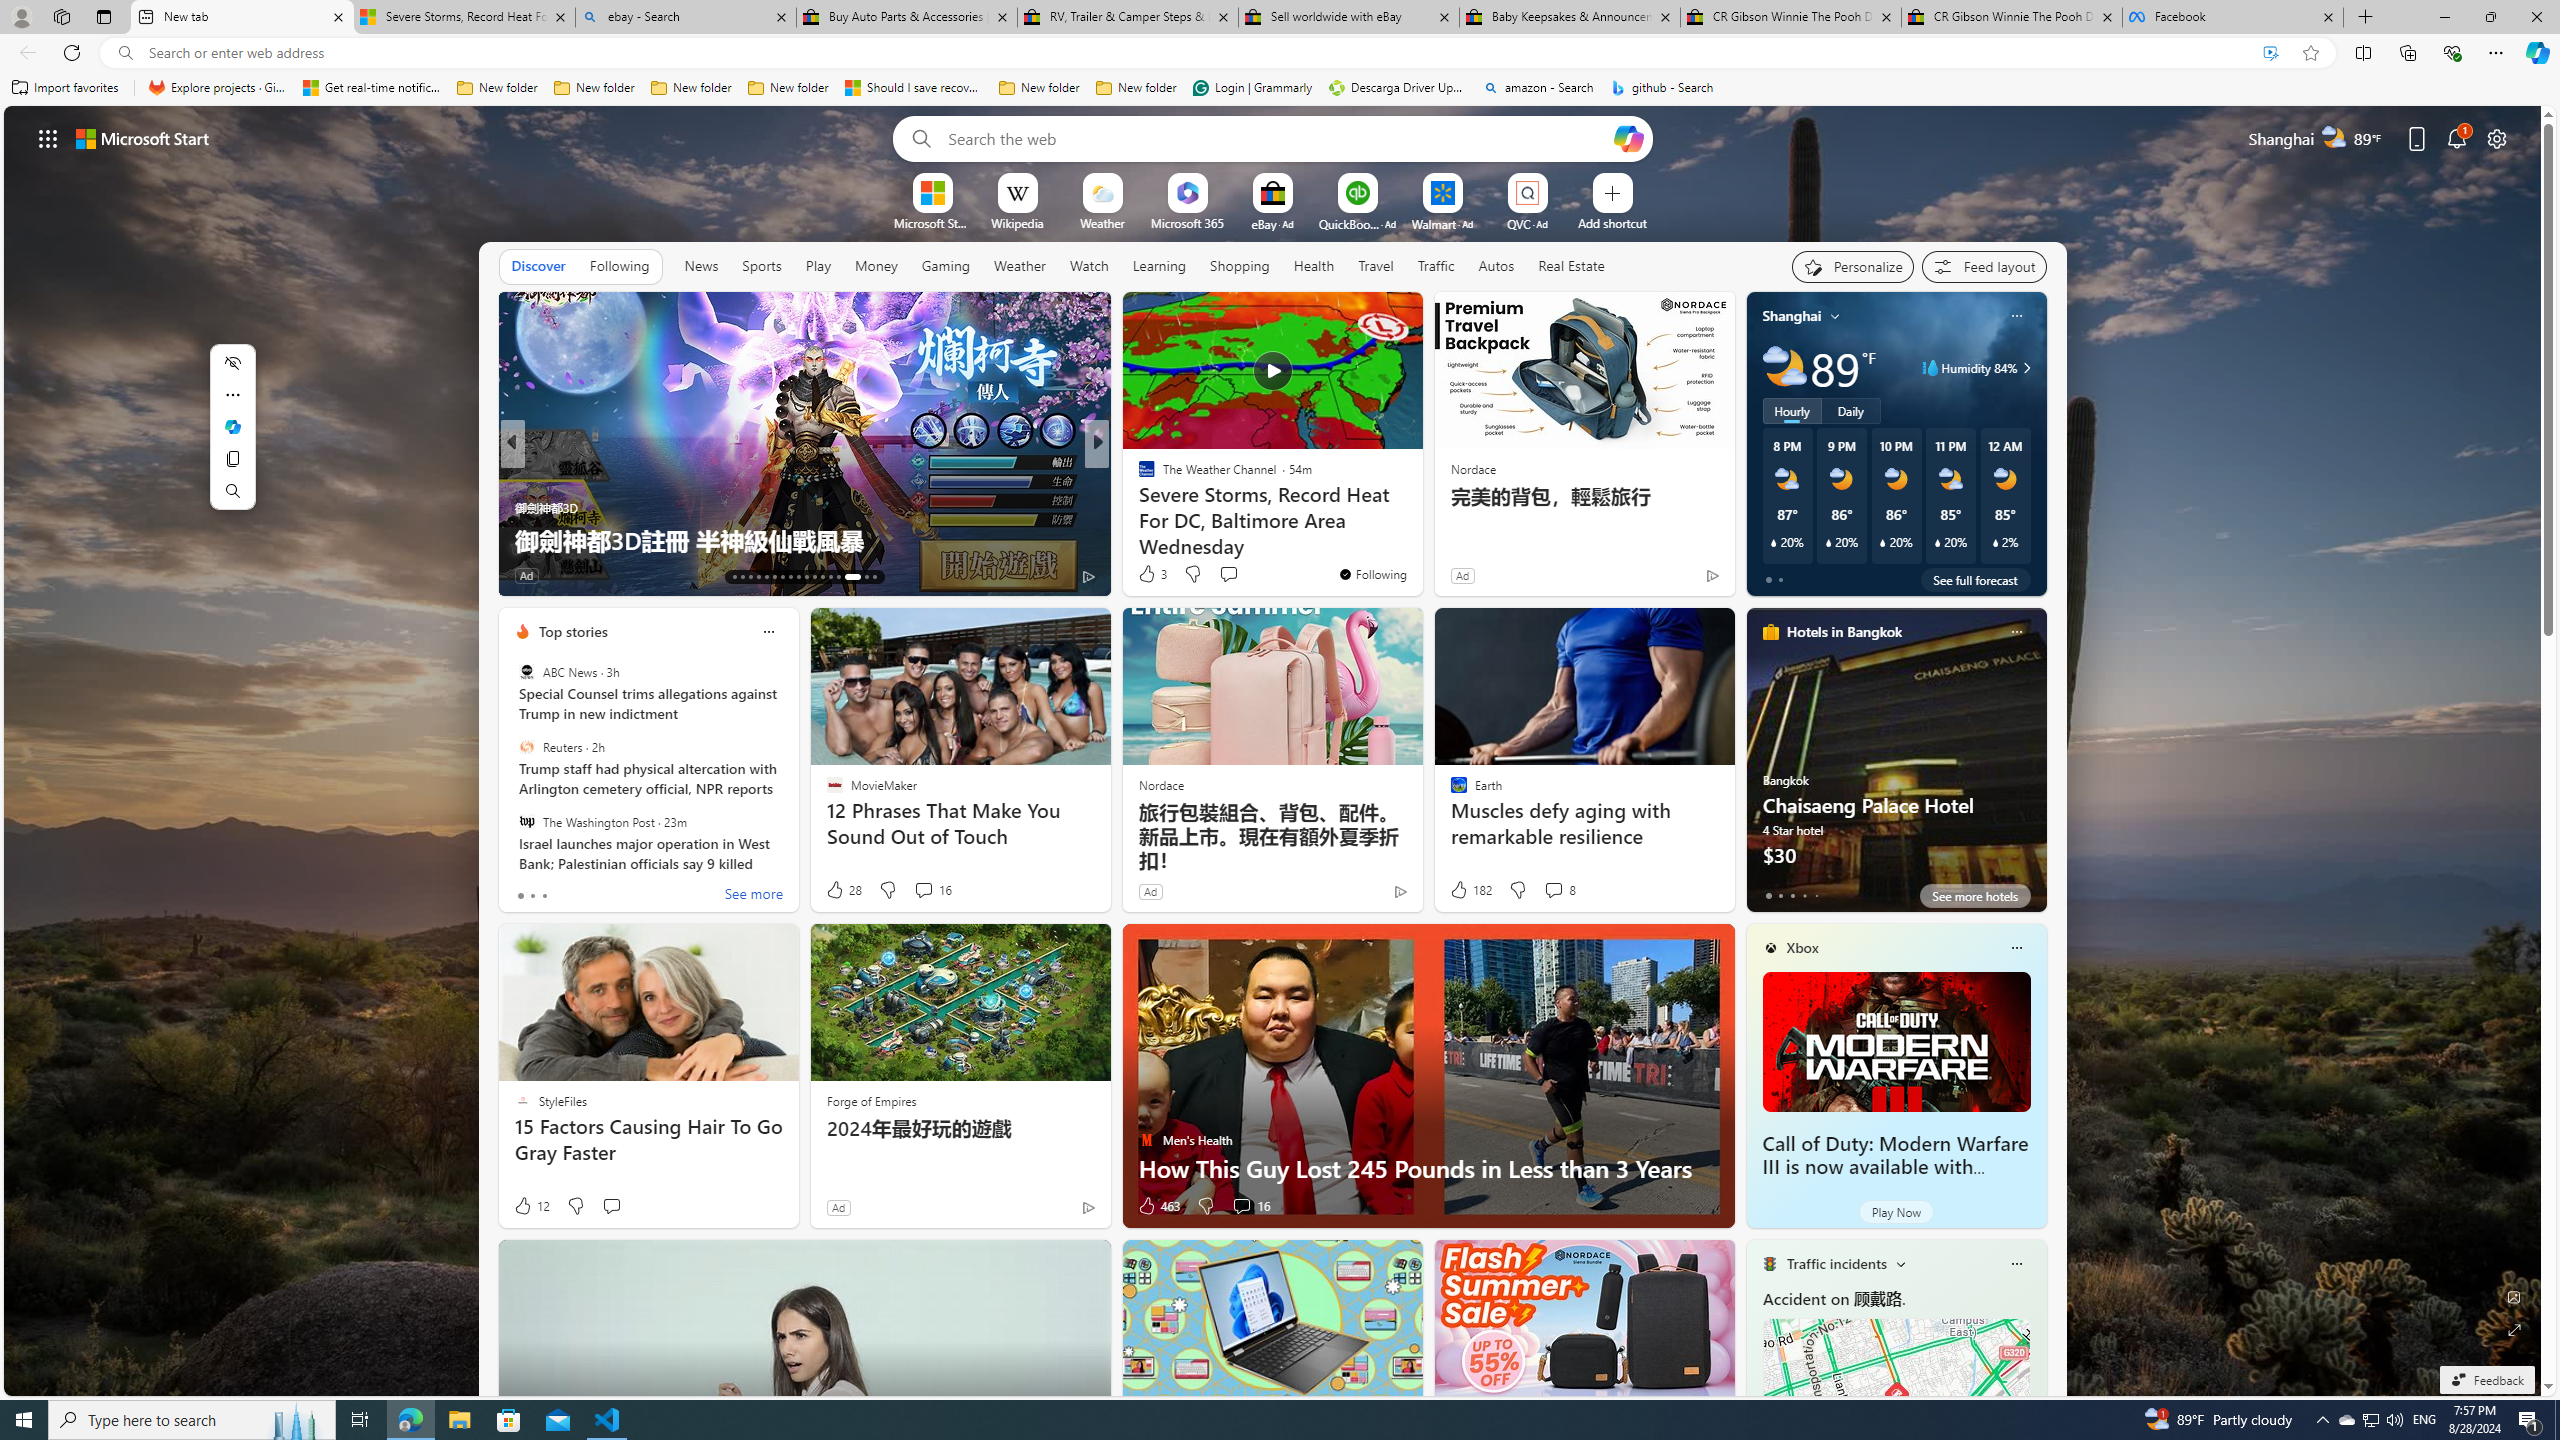 This screenshot has height=1440, width=2560. What do you see at coordinates (2495, 51) in the screenshot?
I see `'Settings and more (Alt+F)'` at bounding box center [2495, 51].